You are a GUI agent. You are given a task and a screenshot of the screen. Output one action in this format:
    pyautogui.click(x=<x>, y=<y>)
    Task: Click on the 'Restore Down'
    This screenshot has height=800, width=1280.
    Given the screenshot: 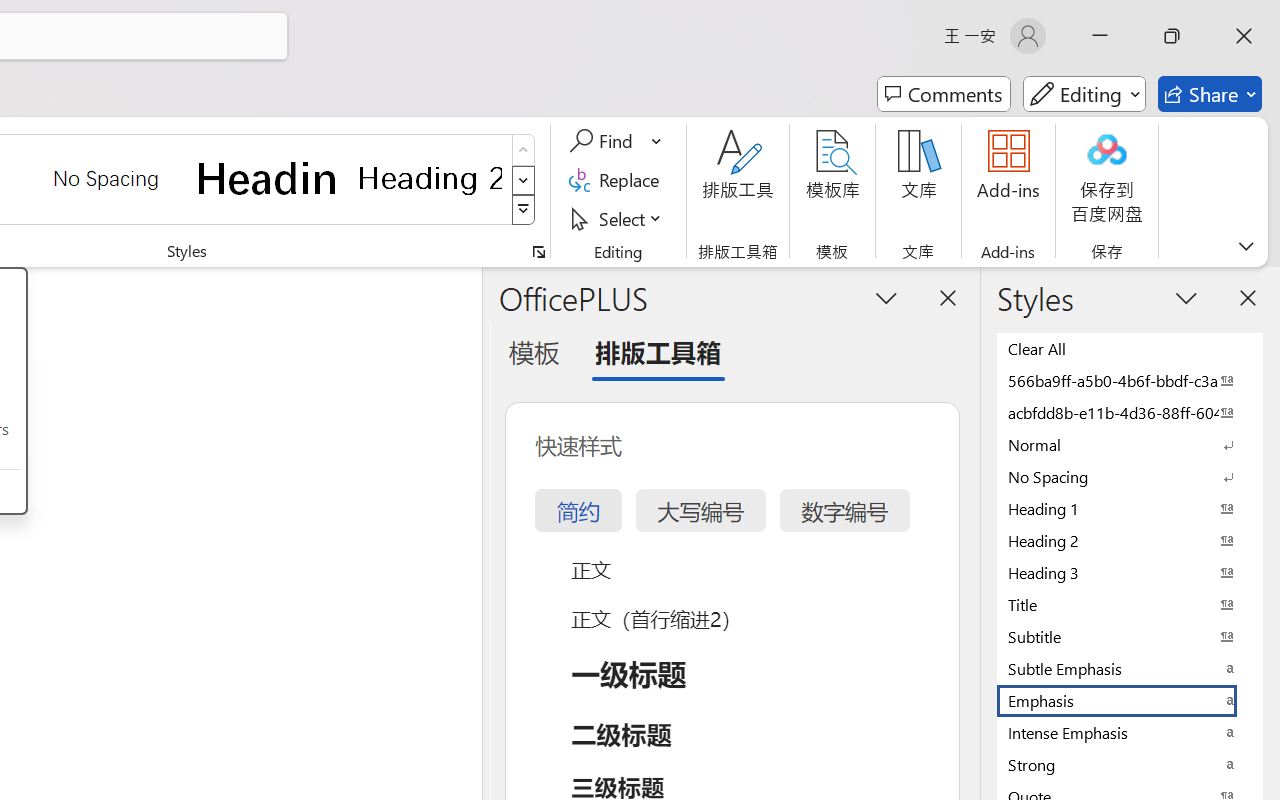 What is the action you would take?
    pyautogui.click(x=1172, y=35)
    